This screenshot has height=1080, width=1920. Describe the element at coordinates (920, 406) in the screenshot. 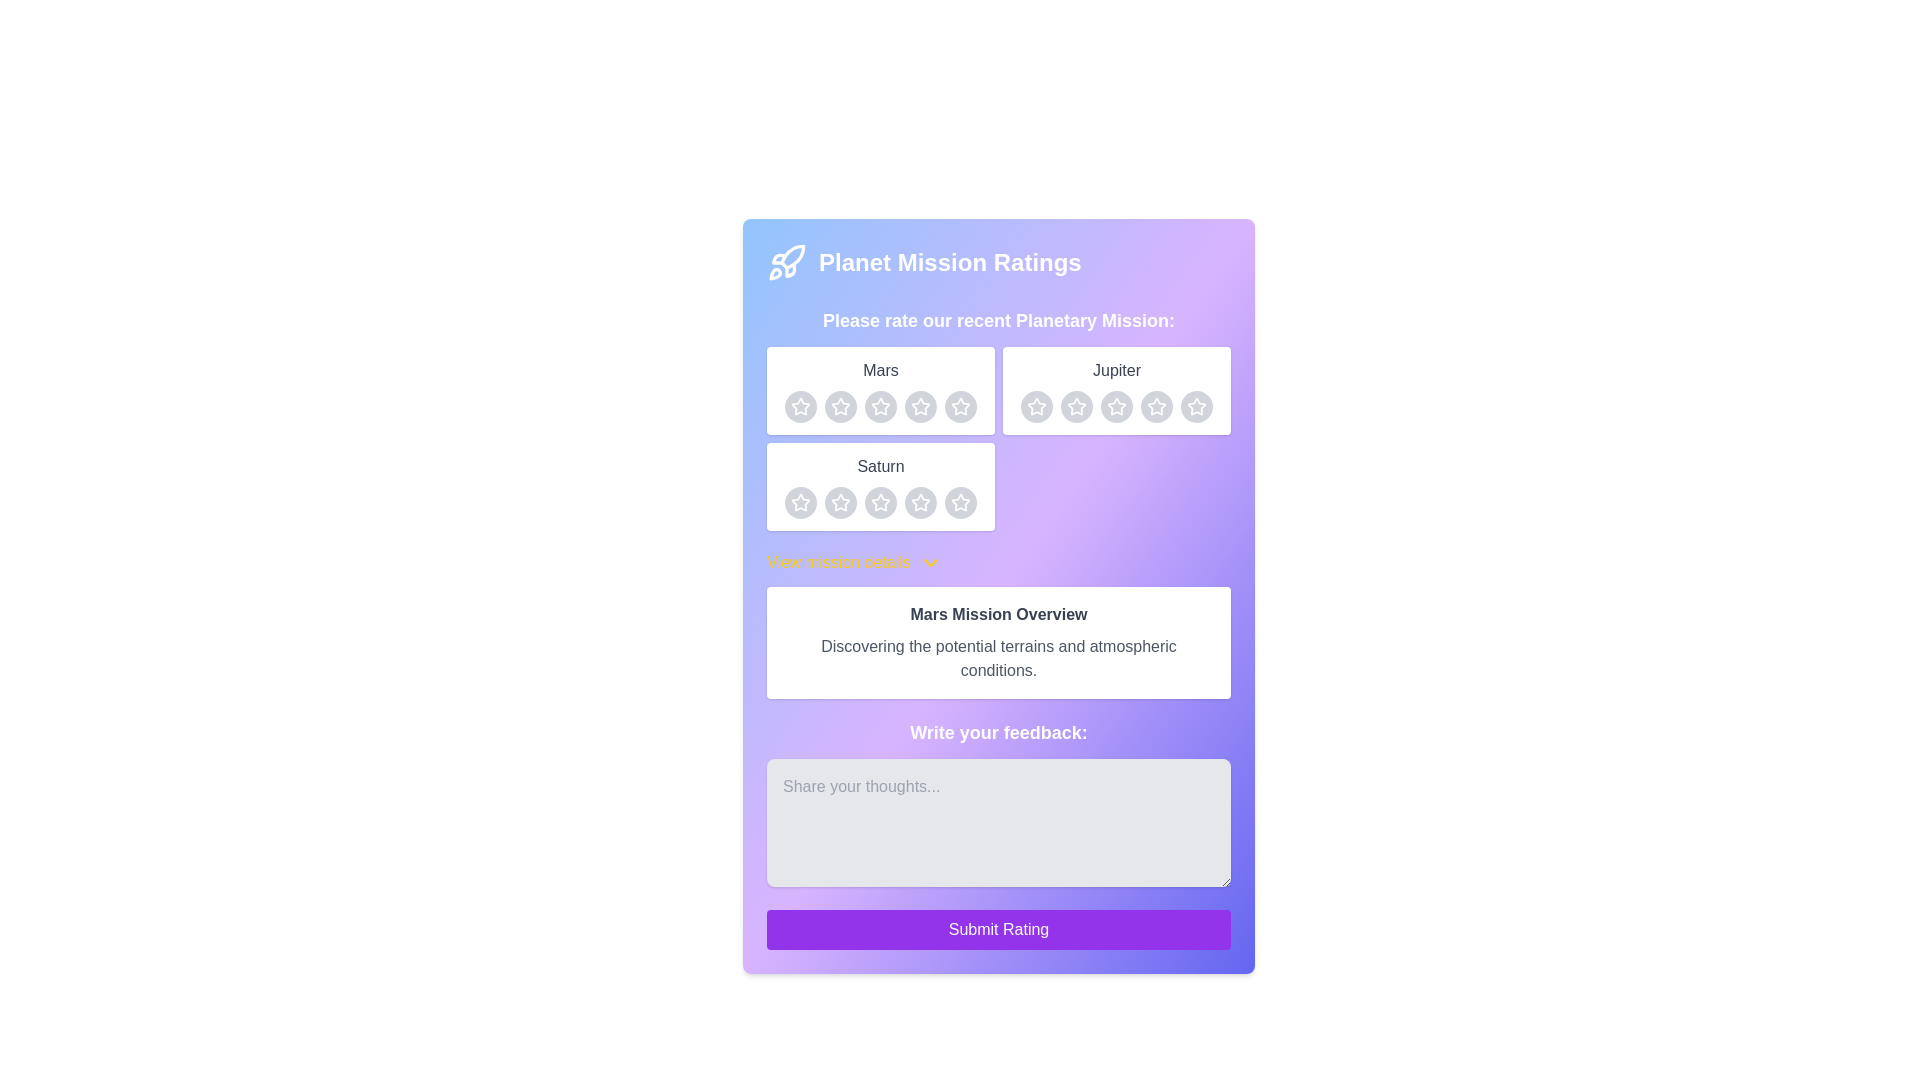

I see `the fourth star button in the 'Mars' rating section` at that location.